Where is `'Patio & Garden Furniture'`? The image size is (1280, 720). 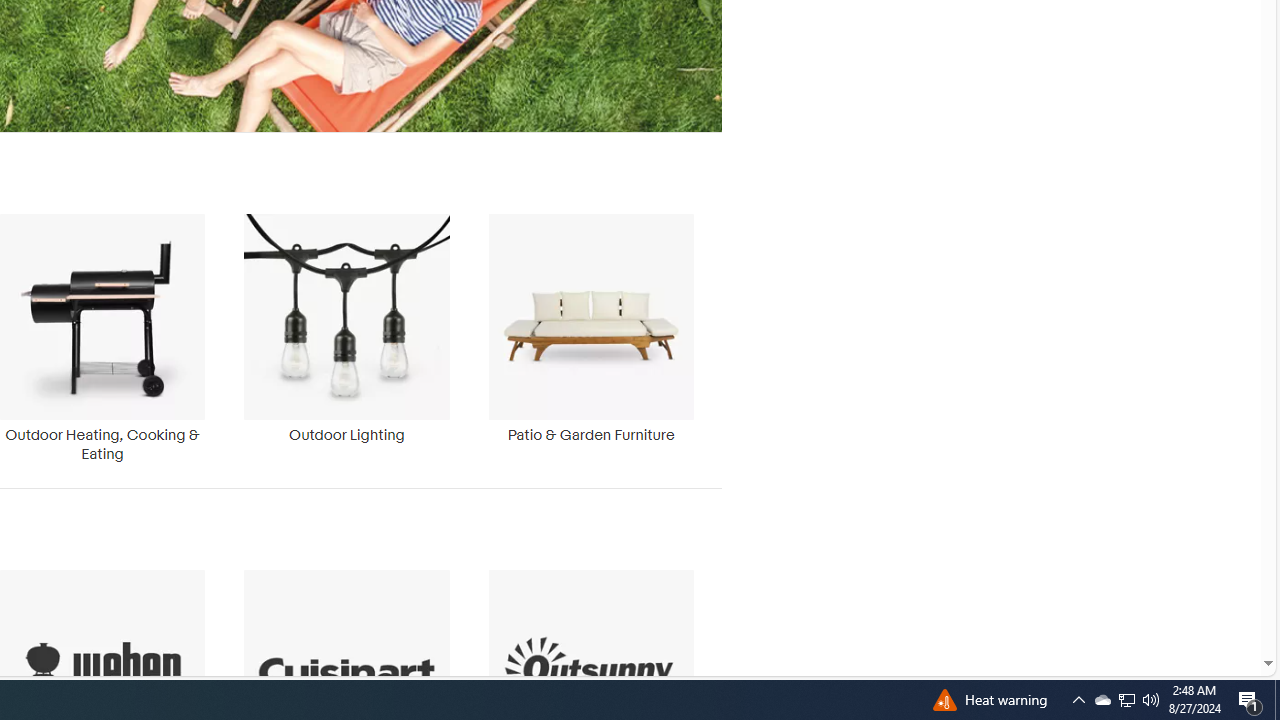 'Patio & Garden Furniture' is located at coordinates (590, 328).